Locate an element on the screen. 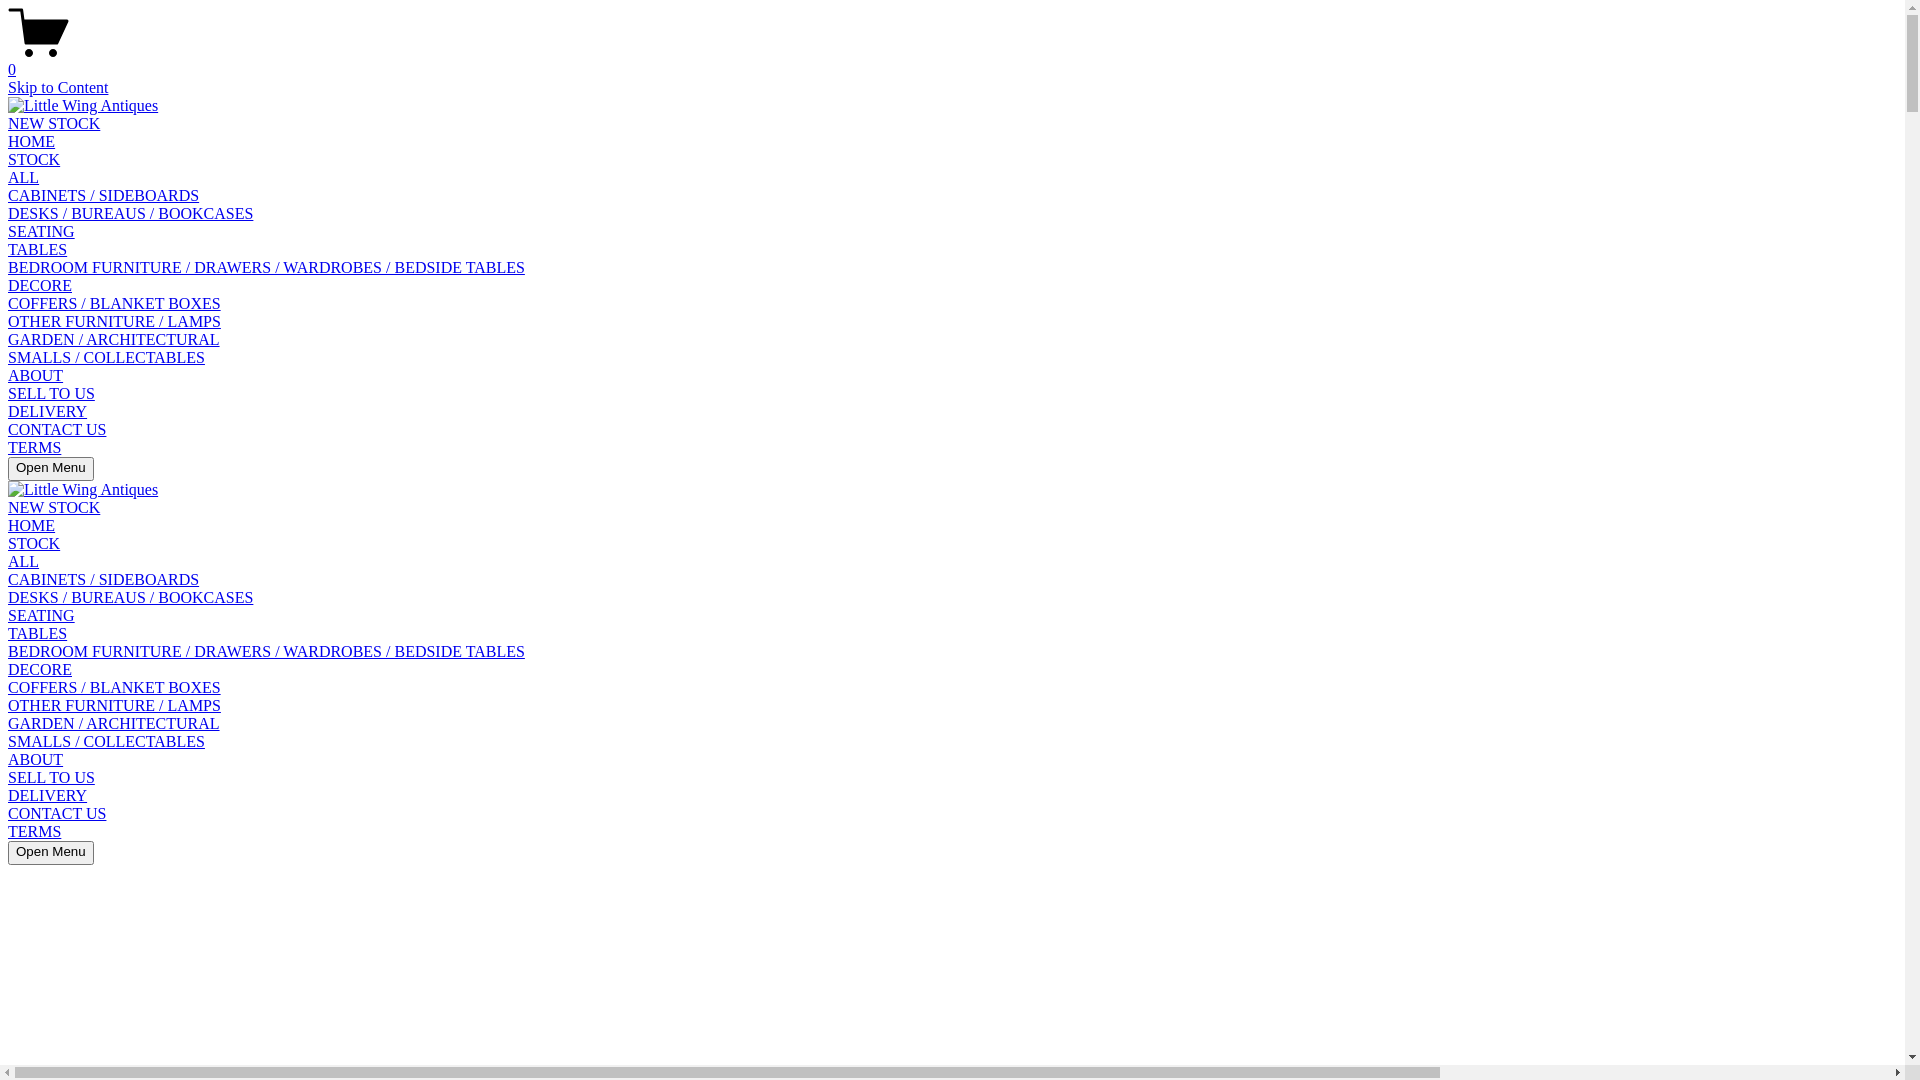  'NEW STOCK' is located at coordinates (8, 506).